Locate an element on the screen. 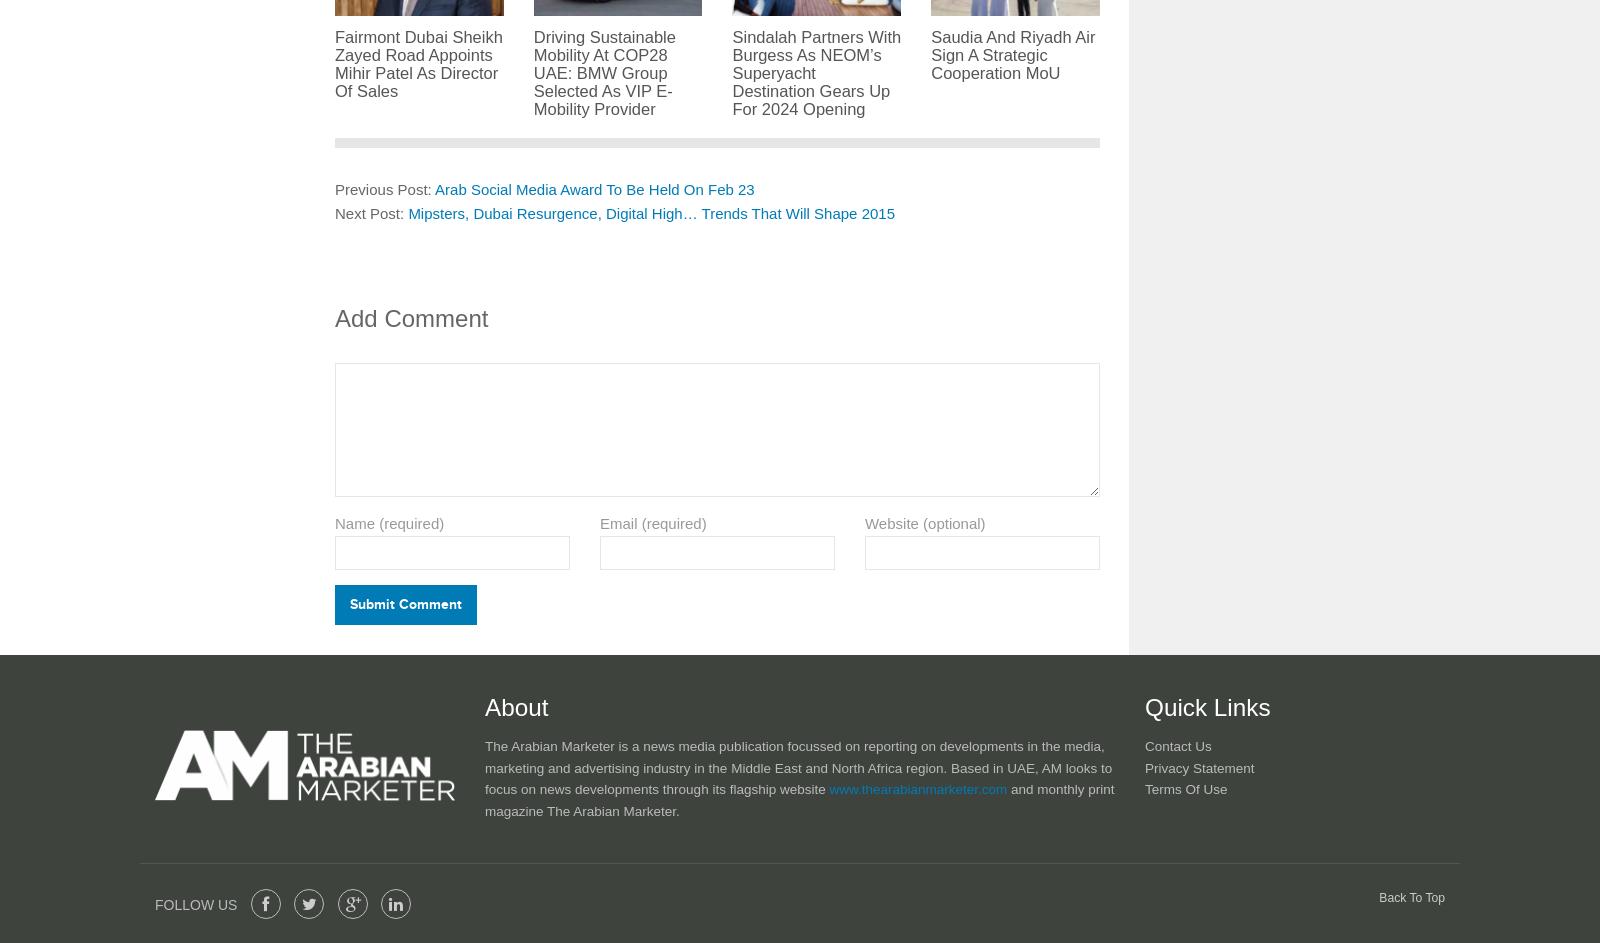 The image size is (1600, 943). 'Fairmont Dubai Sheikh Zayed Road Appoints Mihir Patel As Director Of Sales' is located at coordinates (417, 61).